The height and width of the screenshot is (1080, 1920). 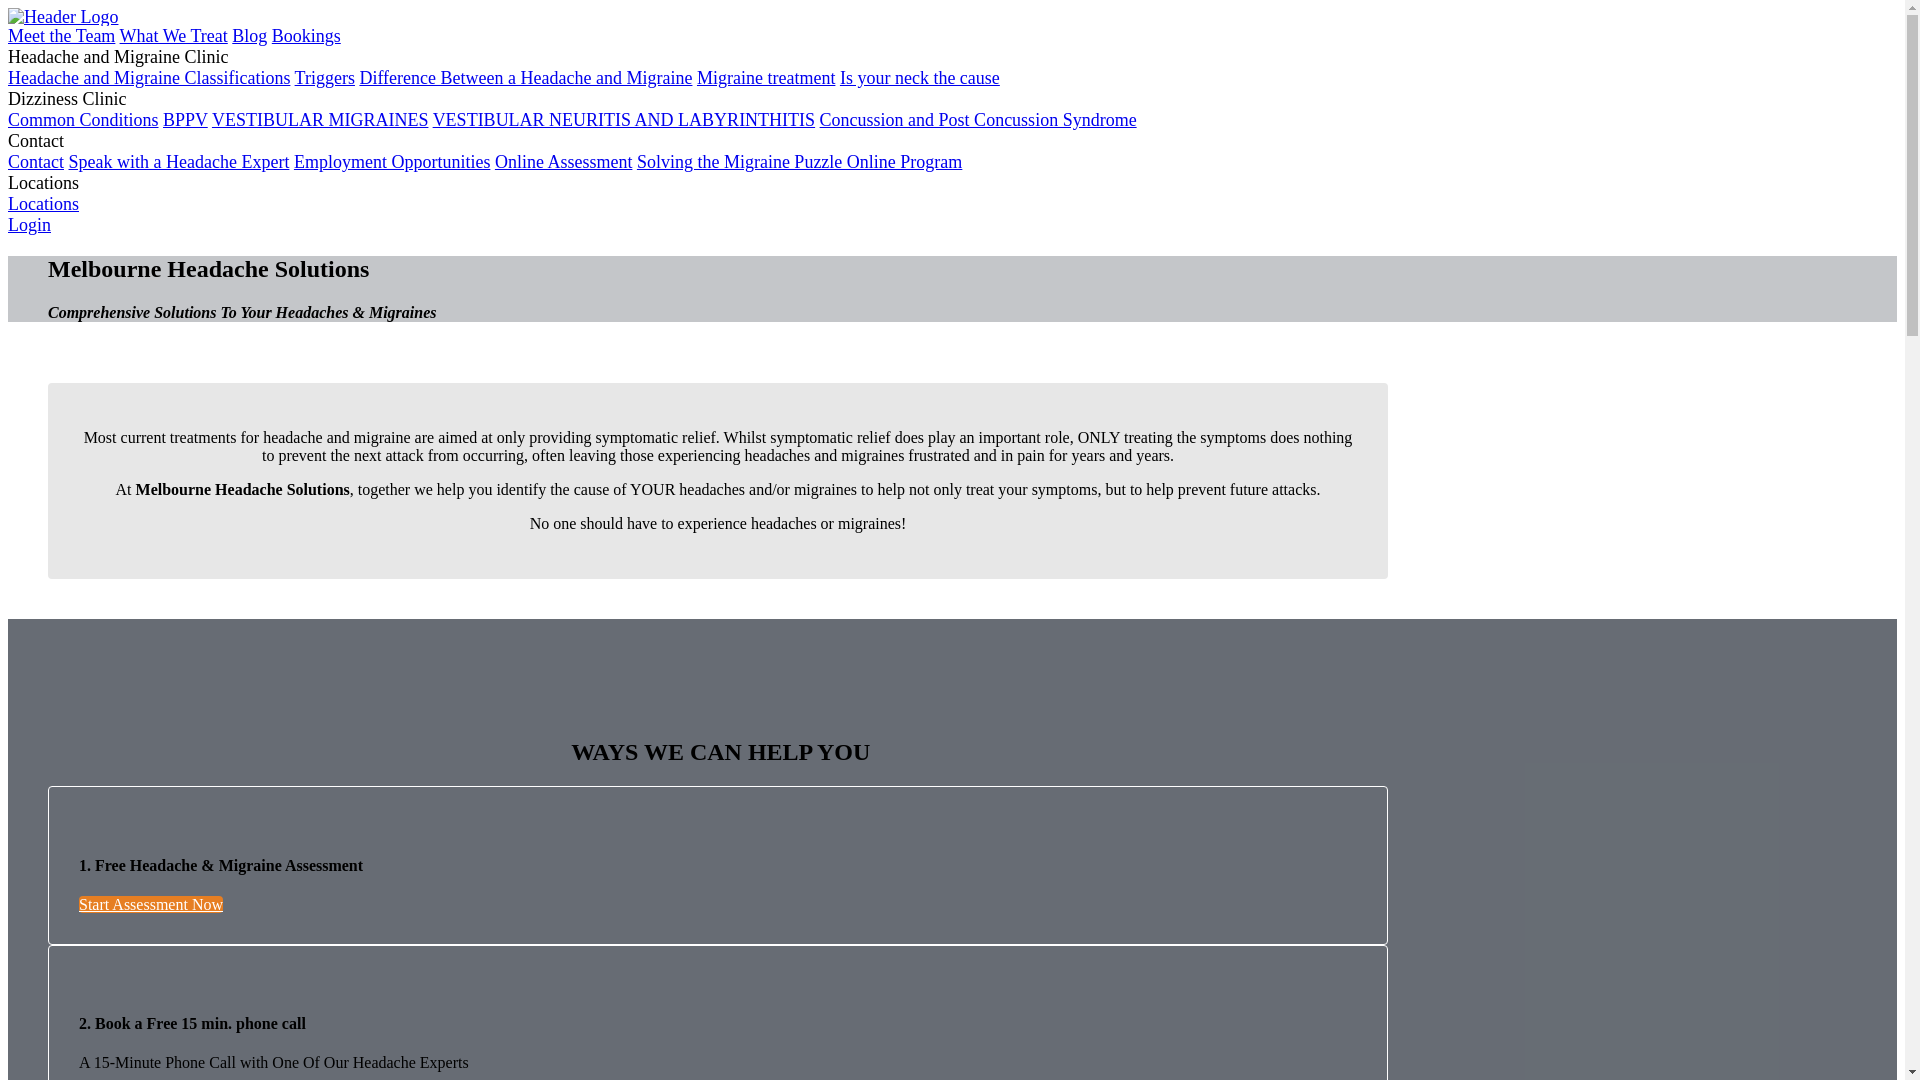 What do you see at coordinates (178, 161) in the screenshot?
I see `'Speak with a Headache Expert'` at bounding box center [178, 161].